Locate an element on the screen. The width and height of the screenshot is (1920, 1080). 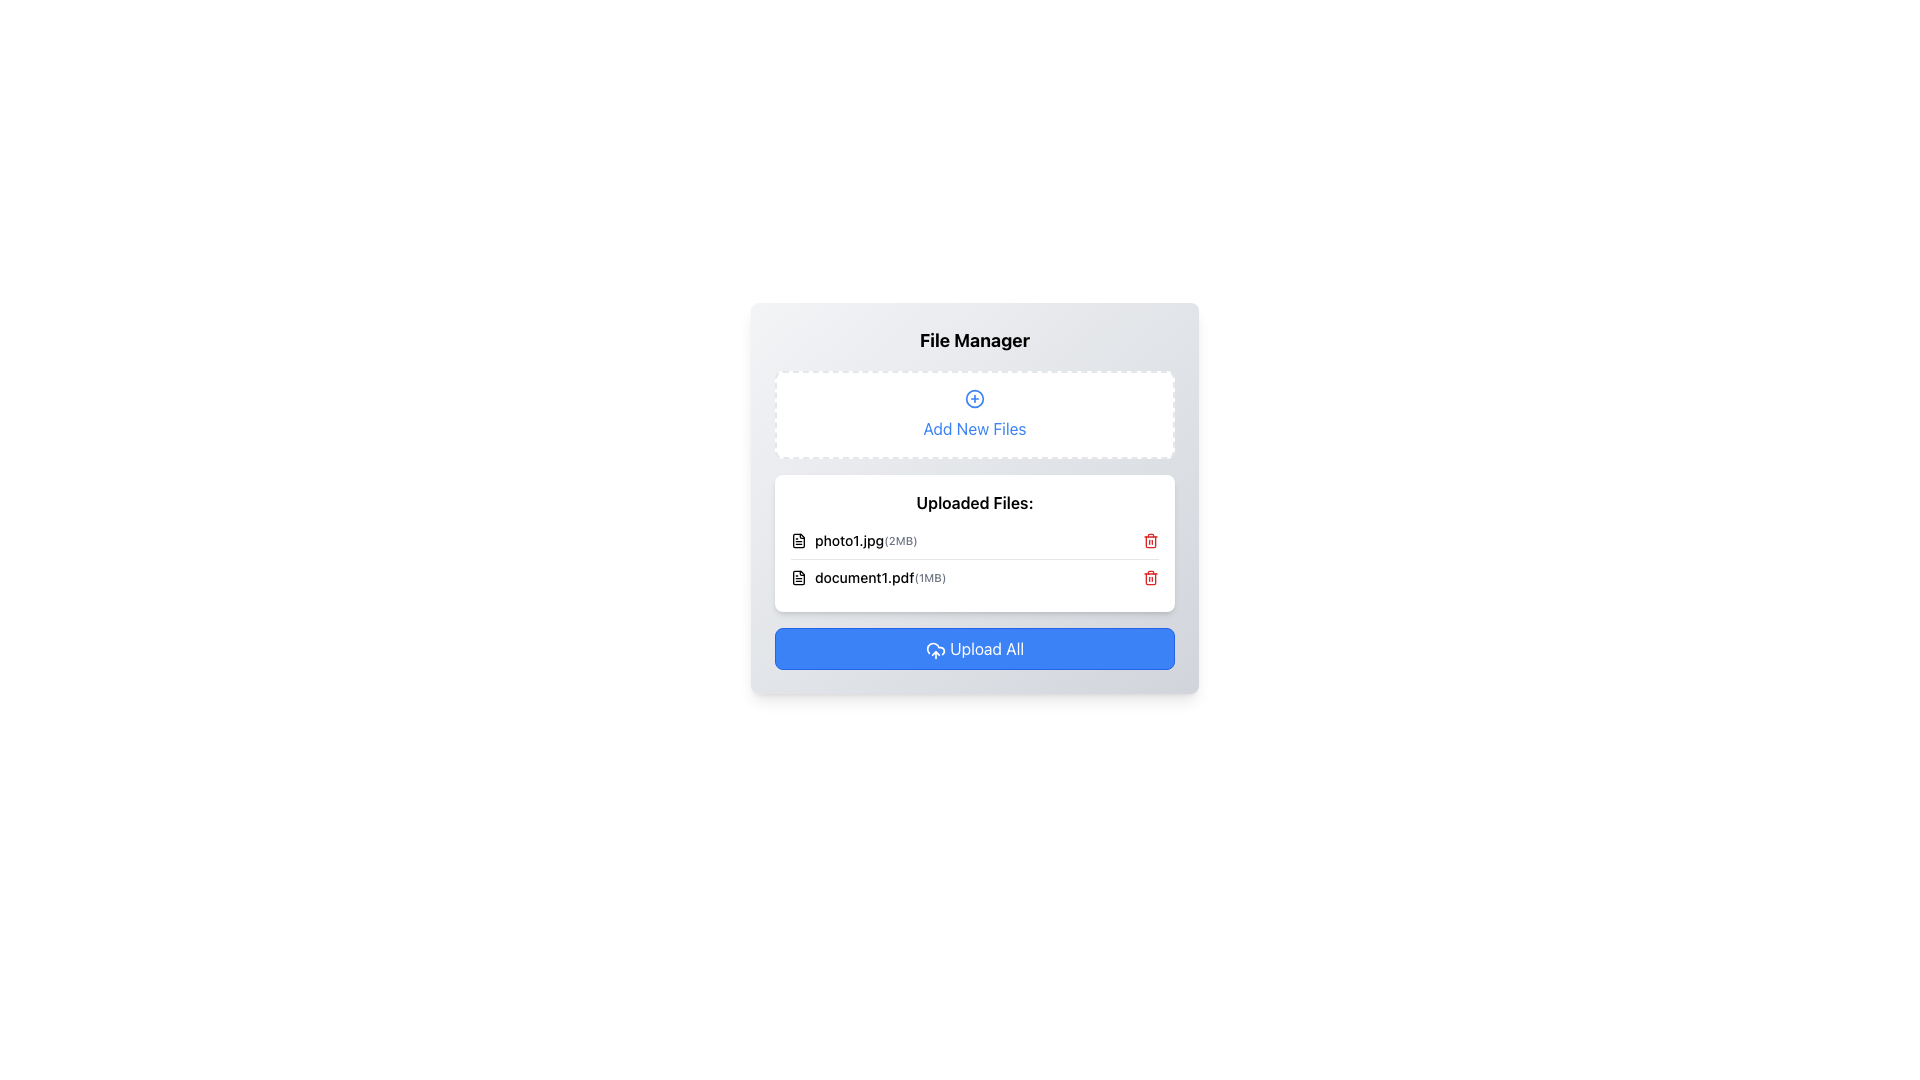
the rectangular SVG icon resembling a document that represents the uploaded file 'document1.pdf' to focus on it is located at coordinates (797, 578).